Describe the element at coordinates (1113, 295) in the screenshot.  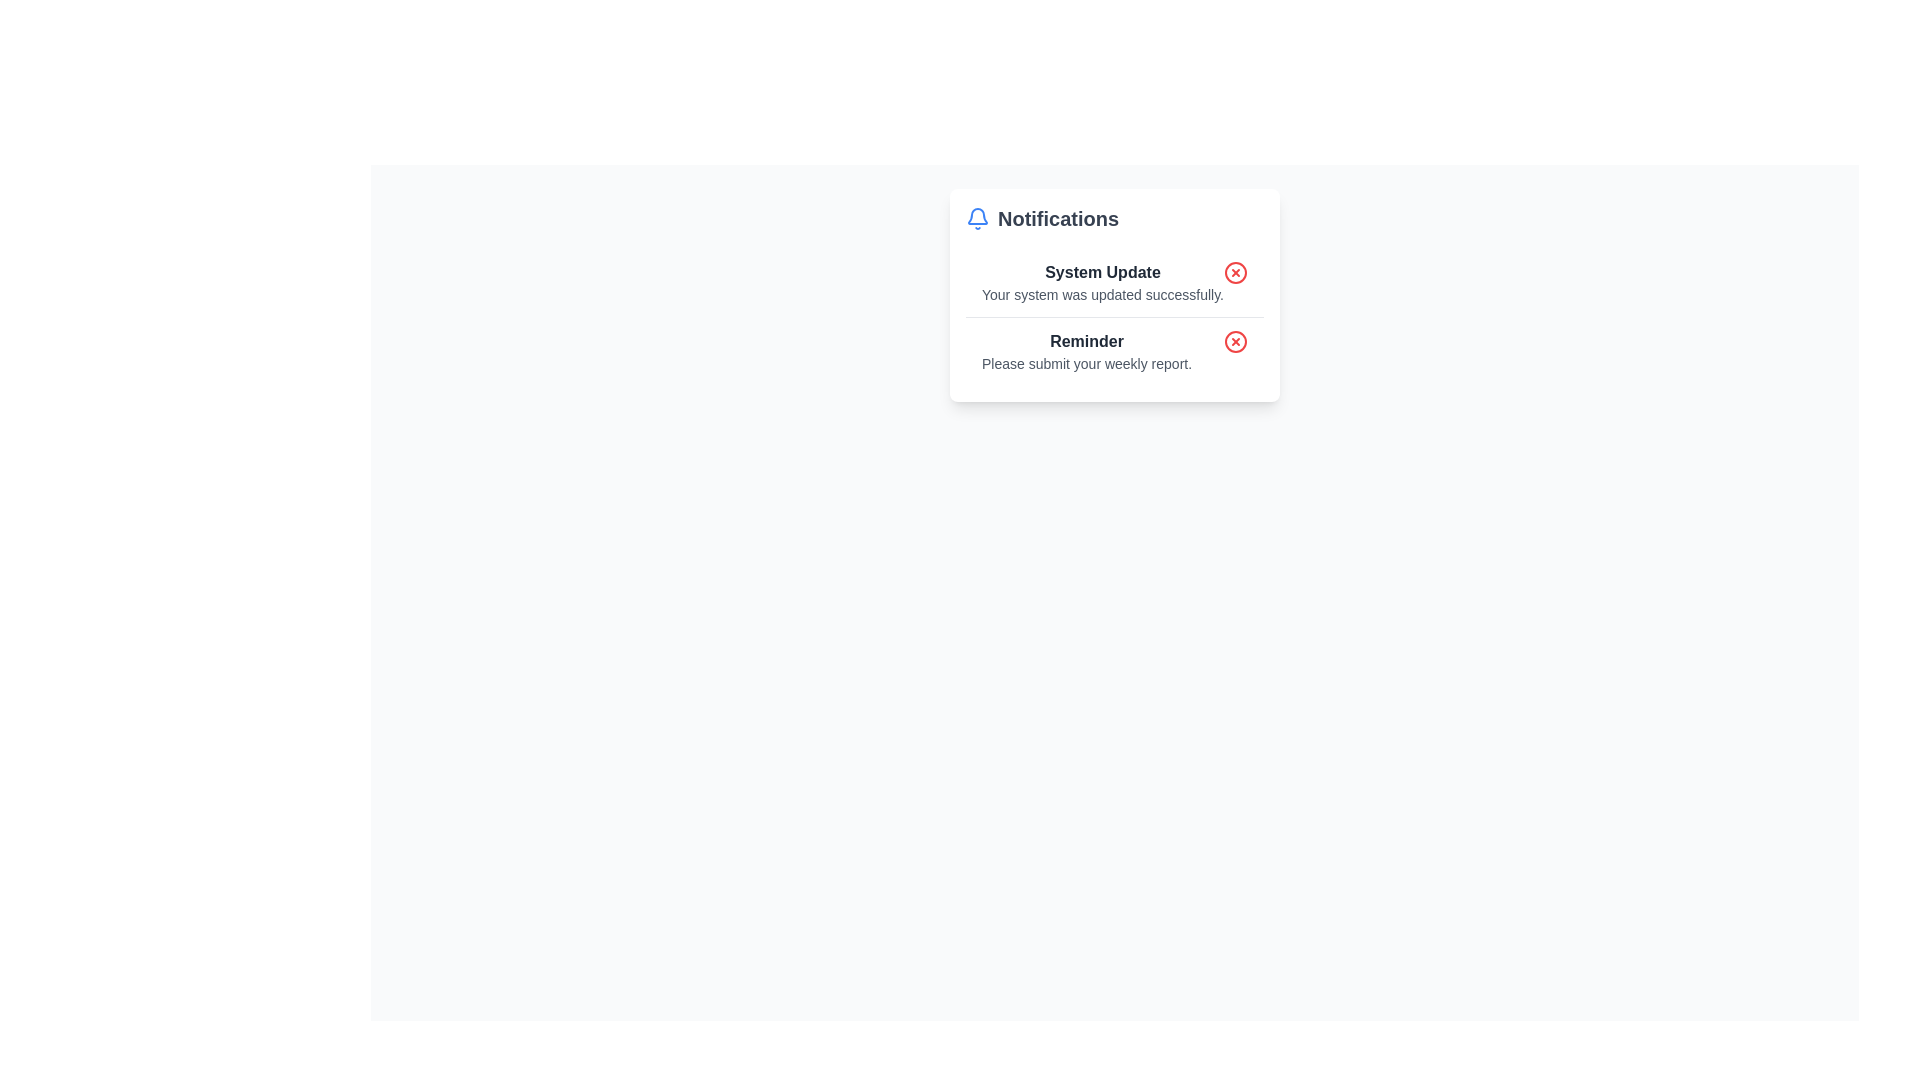
I see `the Notification panel, which features a header labeled 'Notifications', a bell icon, and two notifications with dismiss buttons` at that location.